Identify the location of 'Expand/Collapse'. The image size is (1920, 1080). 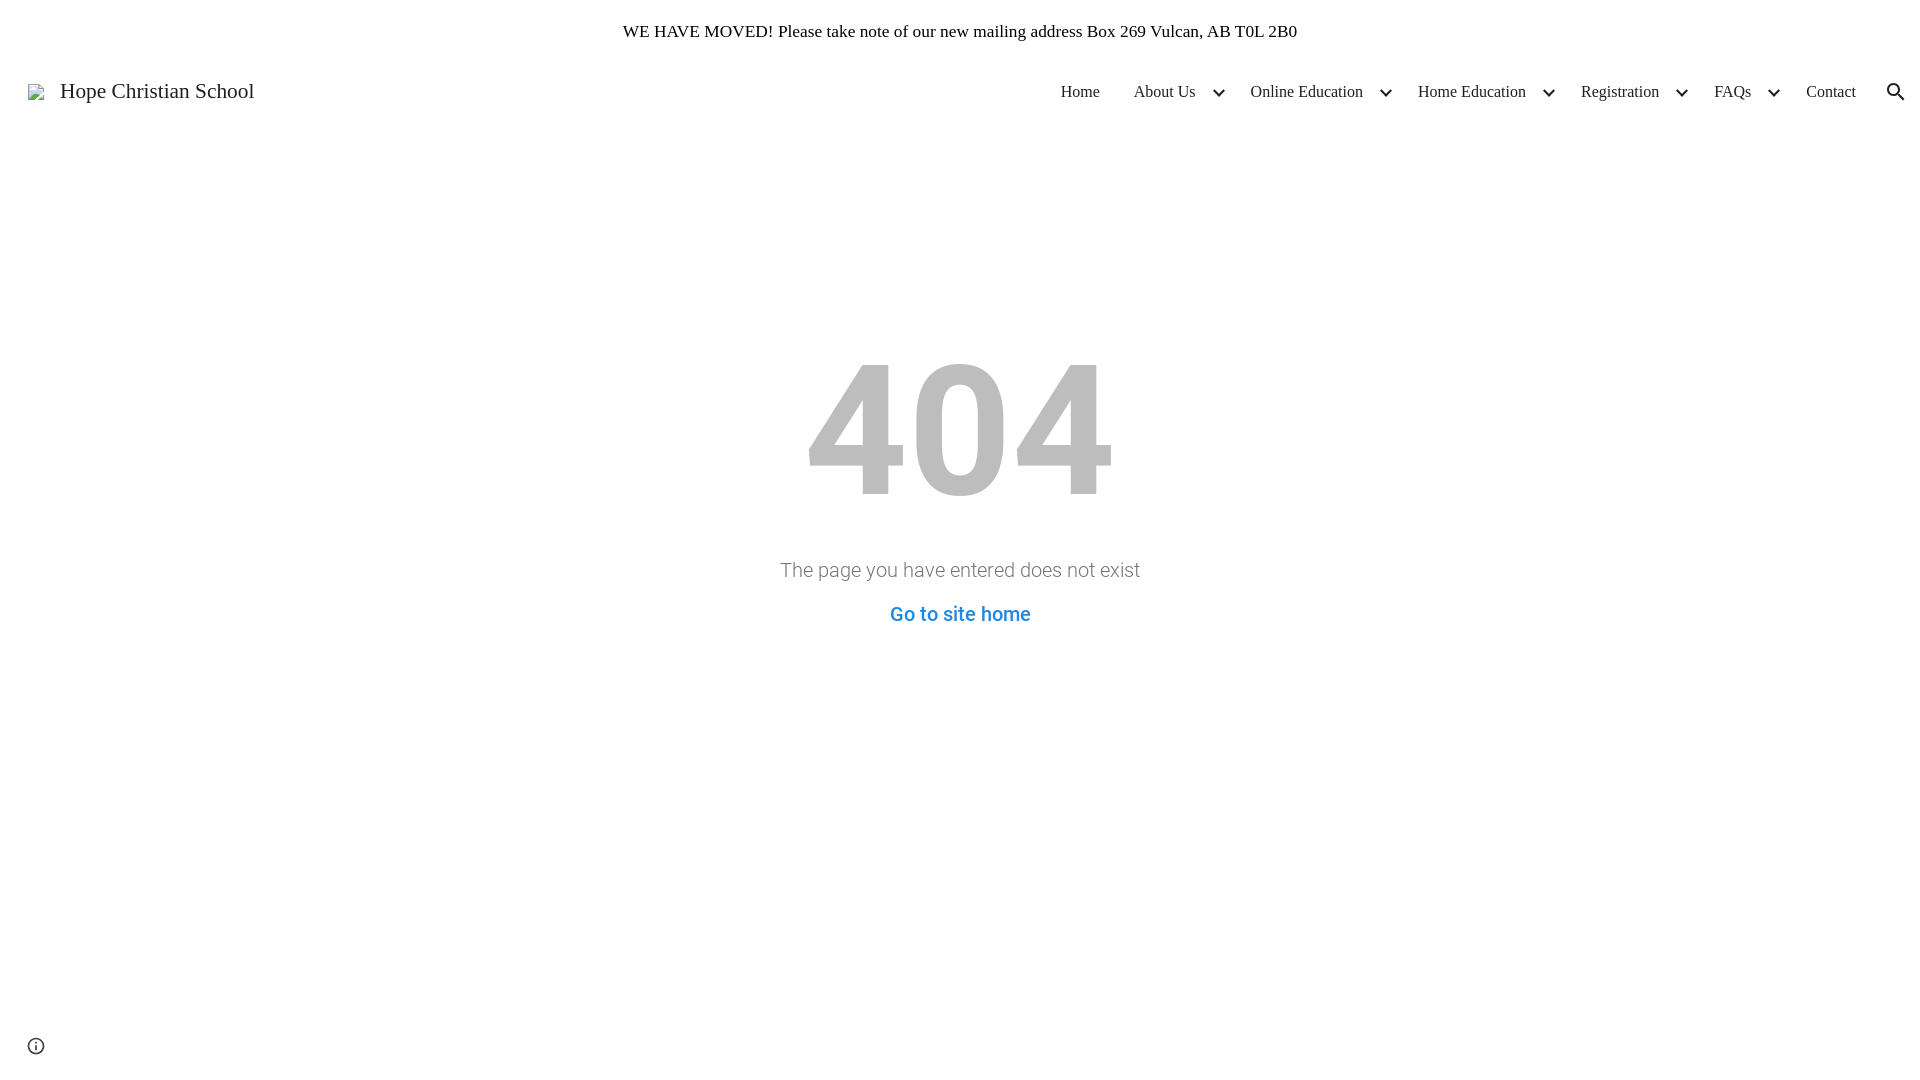
(1680, 92).